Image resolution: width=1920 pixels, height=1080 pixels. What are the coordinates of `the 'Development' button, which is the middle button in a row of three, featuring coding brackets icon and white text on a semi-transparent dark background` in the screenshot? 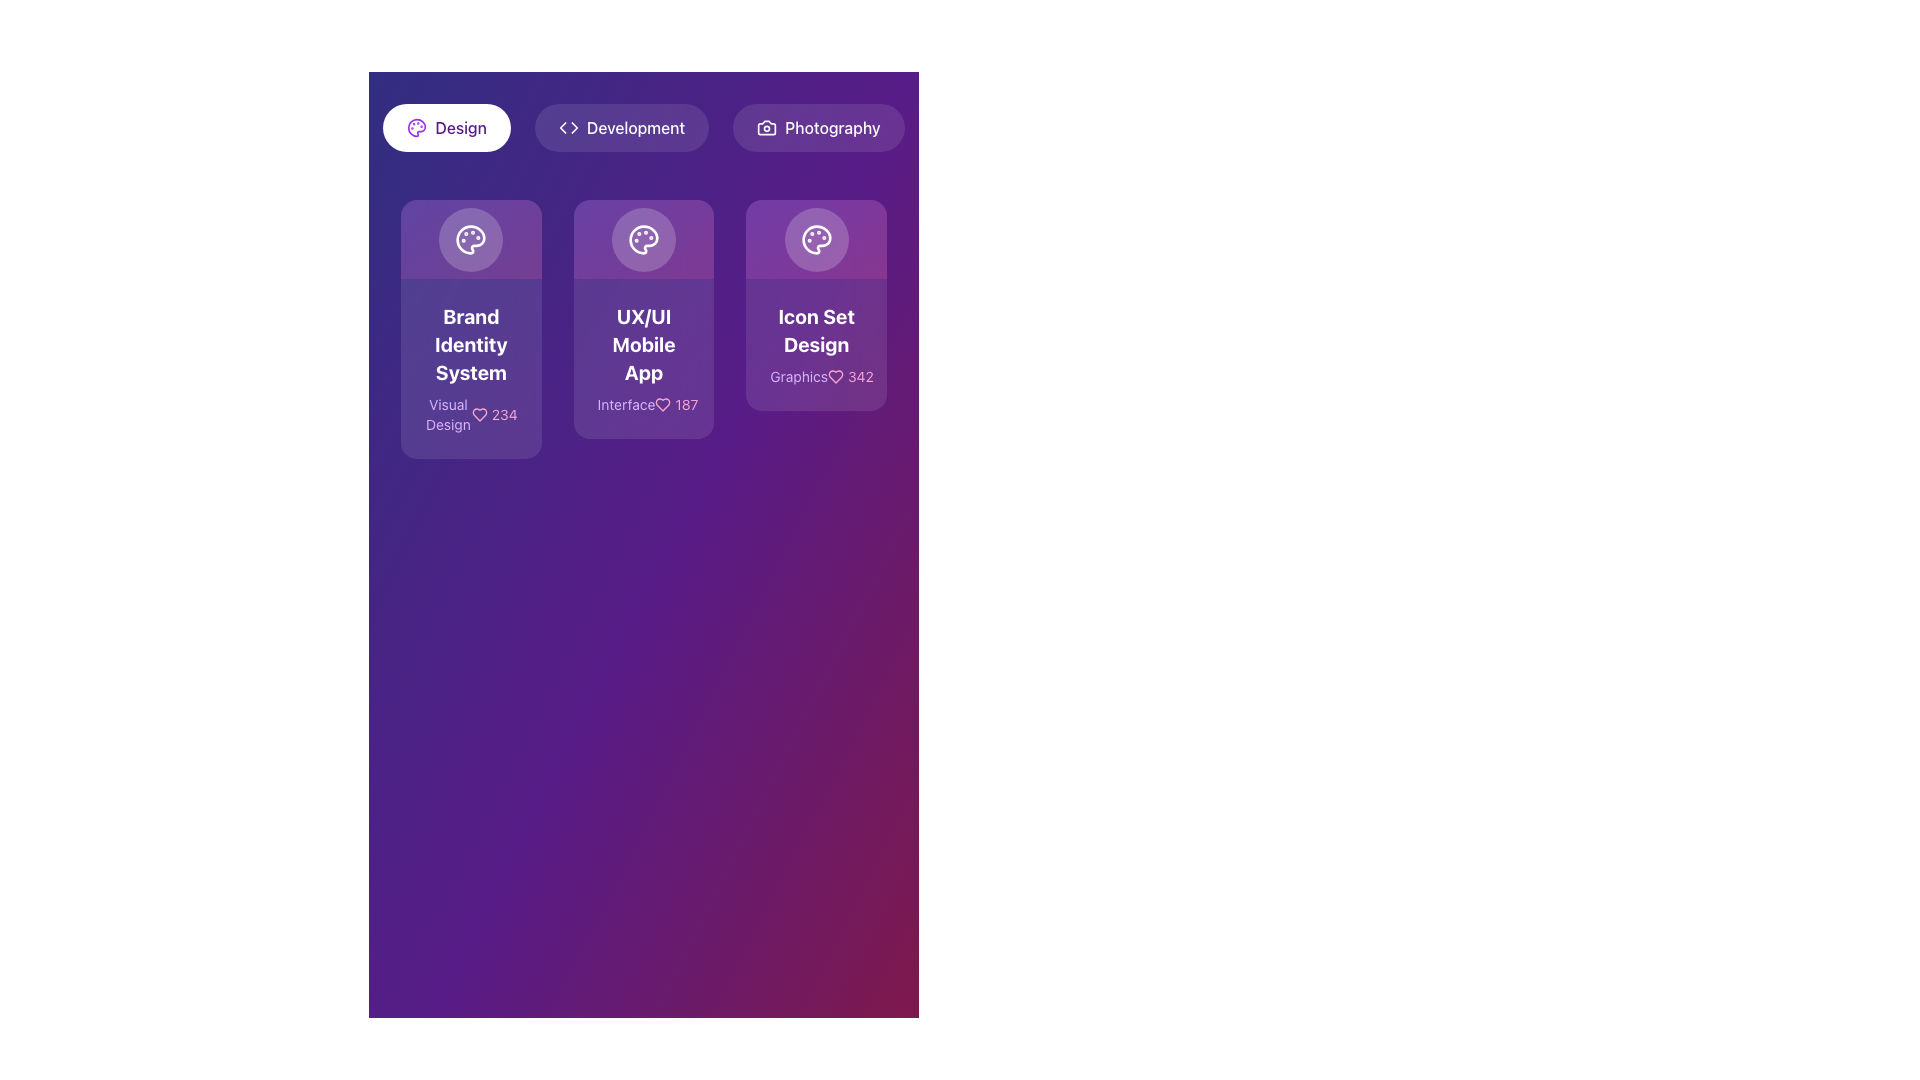 It's located at (643, 127).